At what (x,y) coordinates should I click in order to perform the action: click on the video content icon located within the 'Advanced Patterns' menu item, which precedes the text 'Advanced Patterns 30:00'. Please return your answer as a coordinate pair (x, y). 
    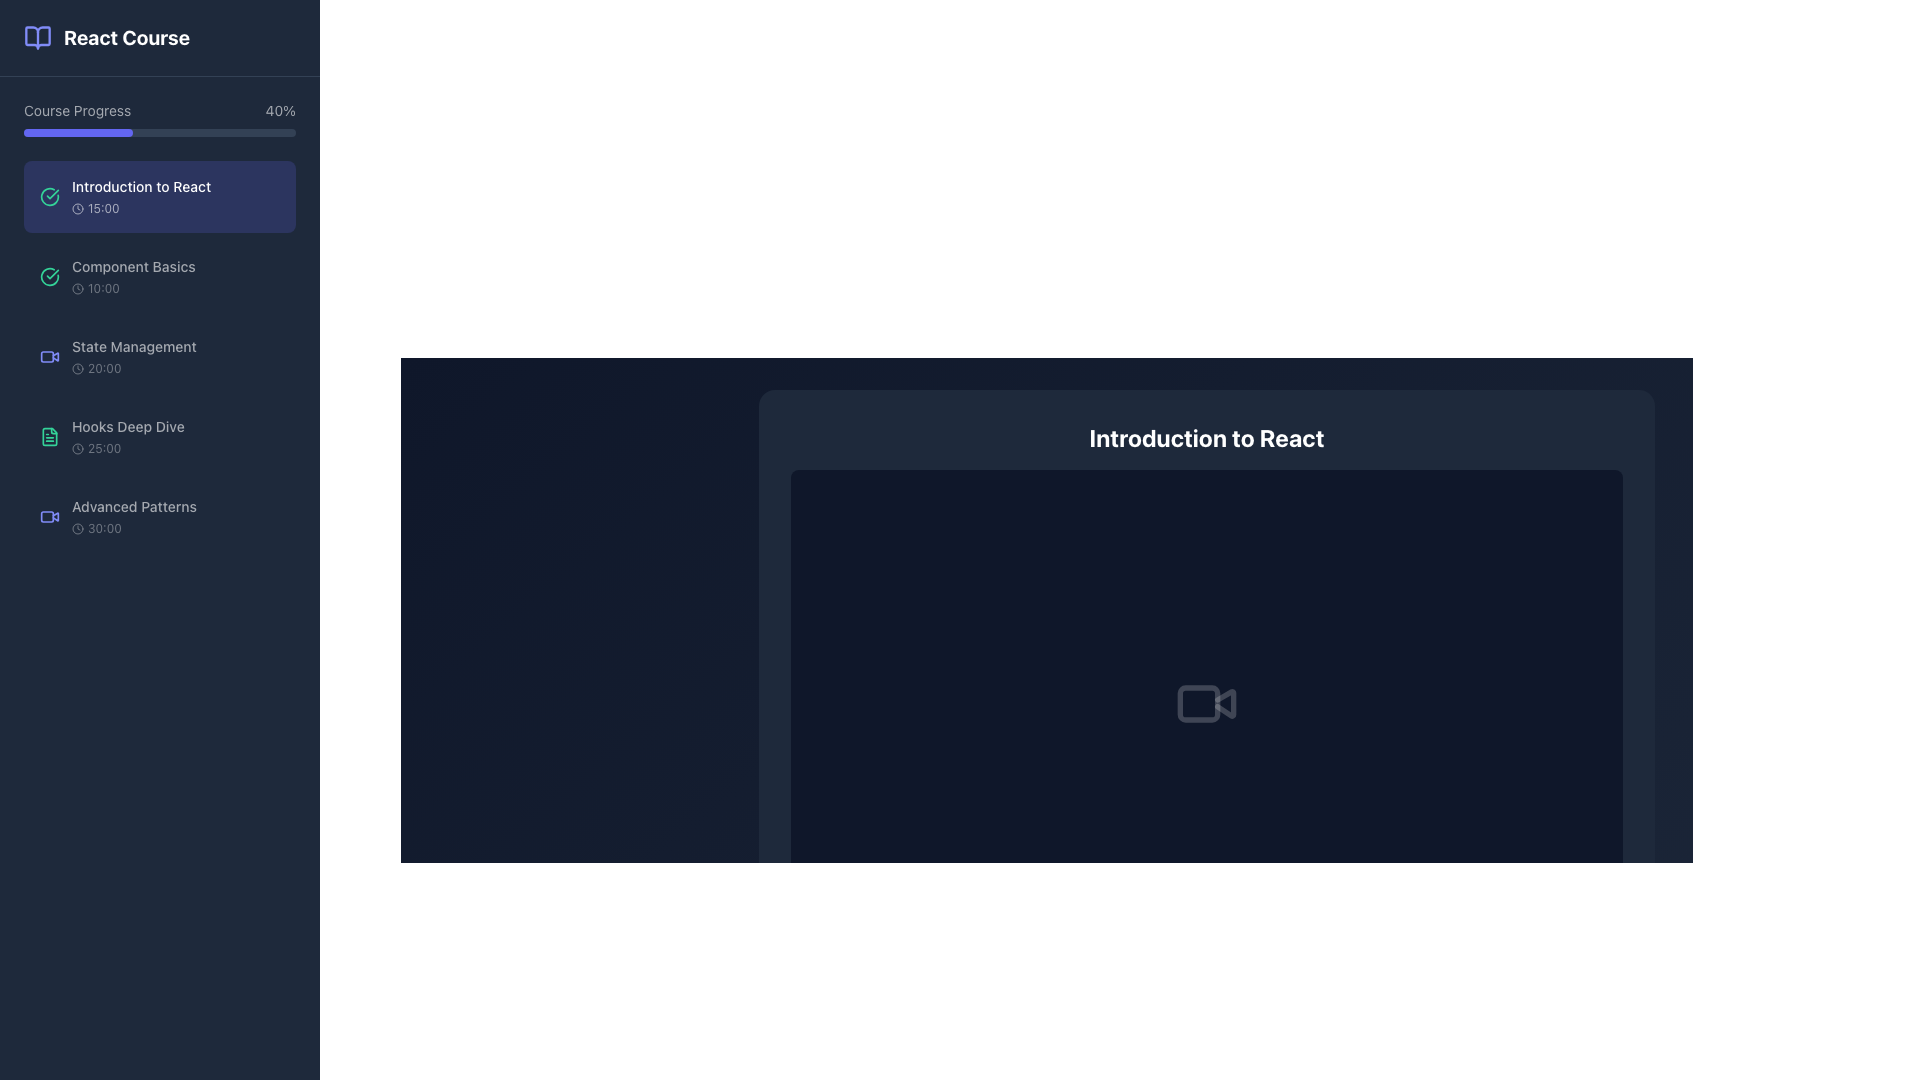
    Looking at the image, I should click on (49, 515).